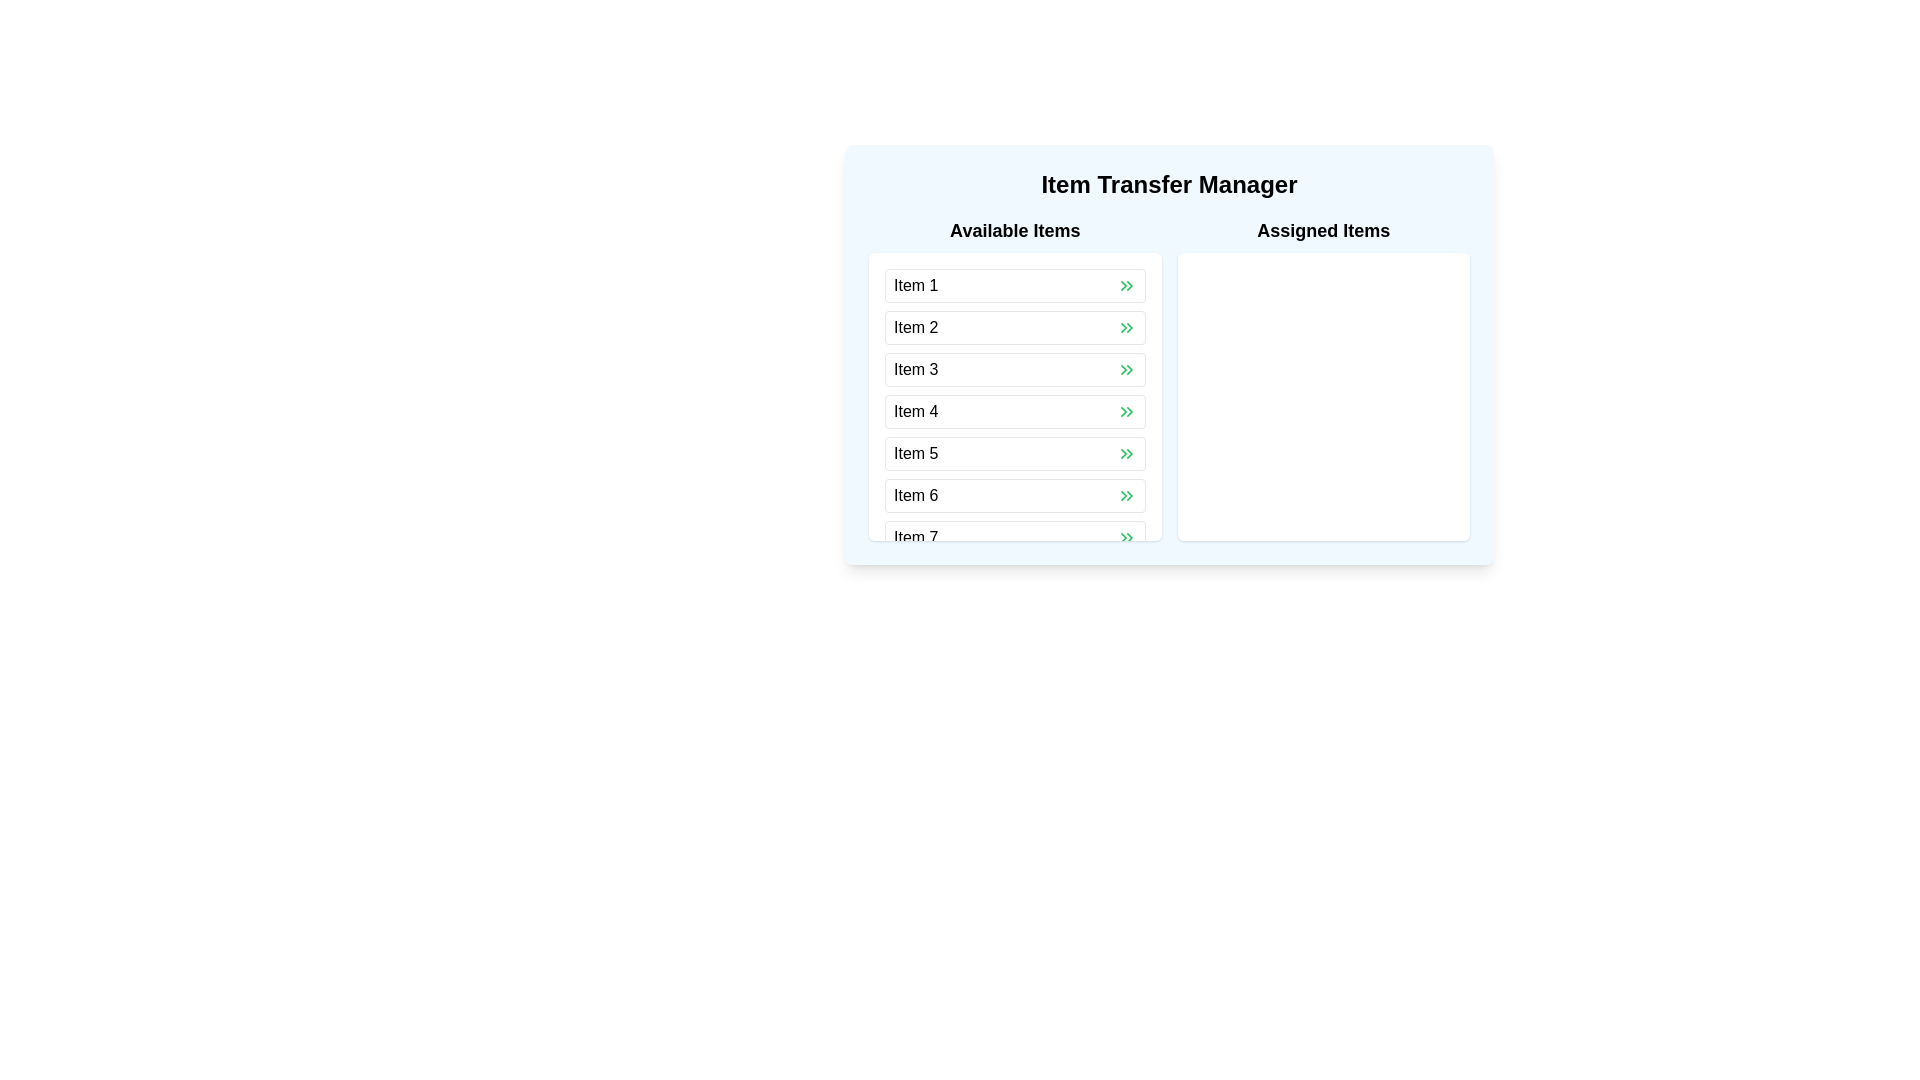 The height and width of the screenshot is (1080, 1920). Describe the element at coordinates (1015, 230) in the screenshot. I see `the 'Available Items' label positioned at the top-left corner of the two-column layout` at that location.